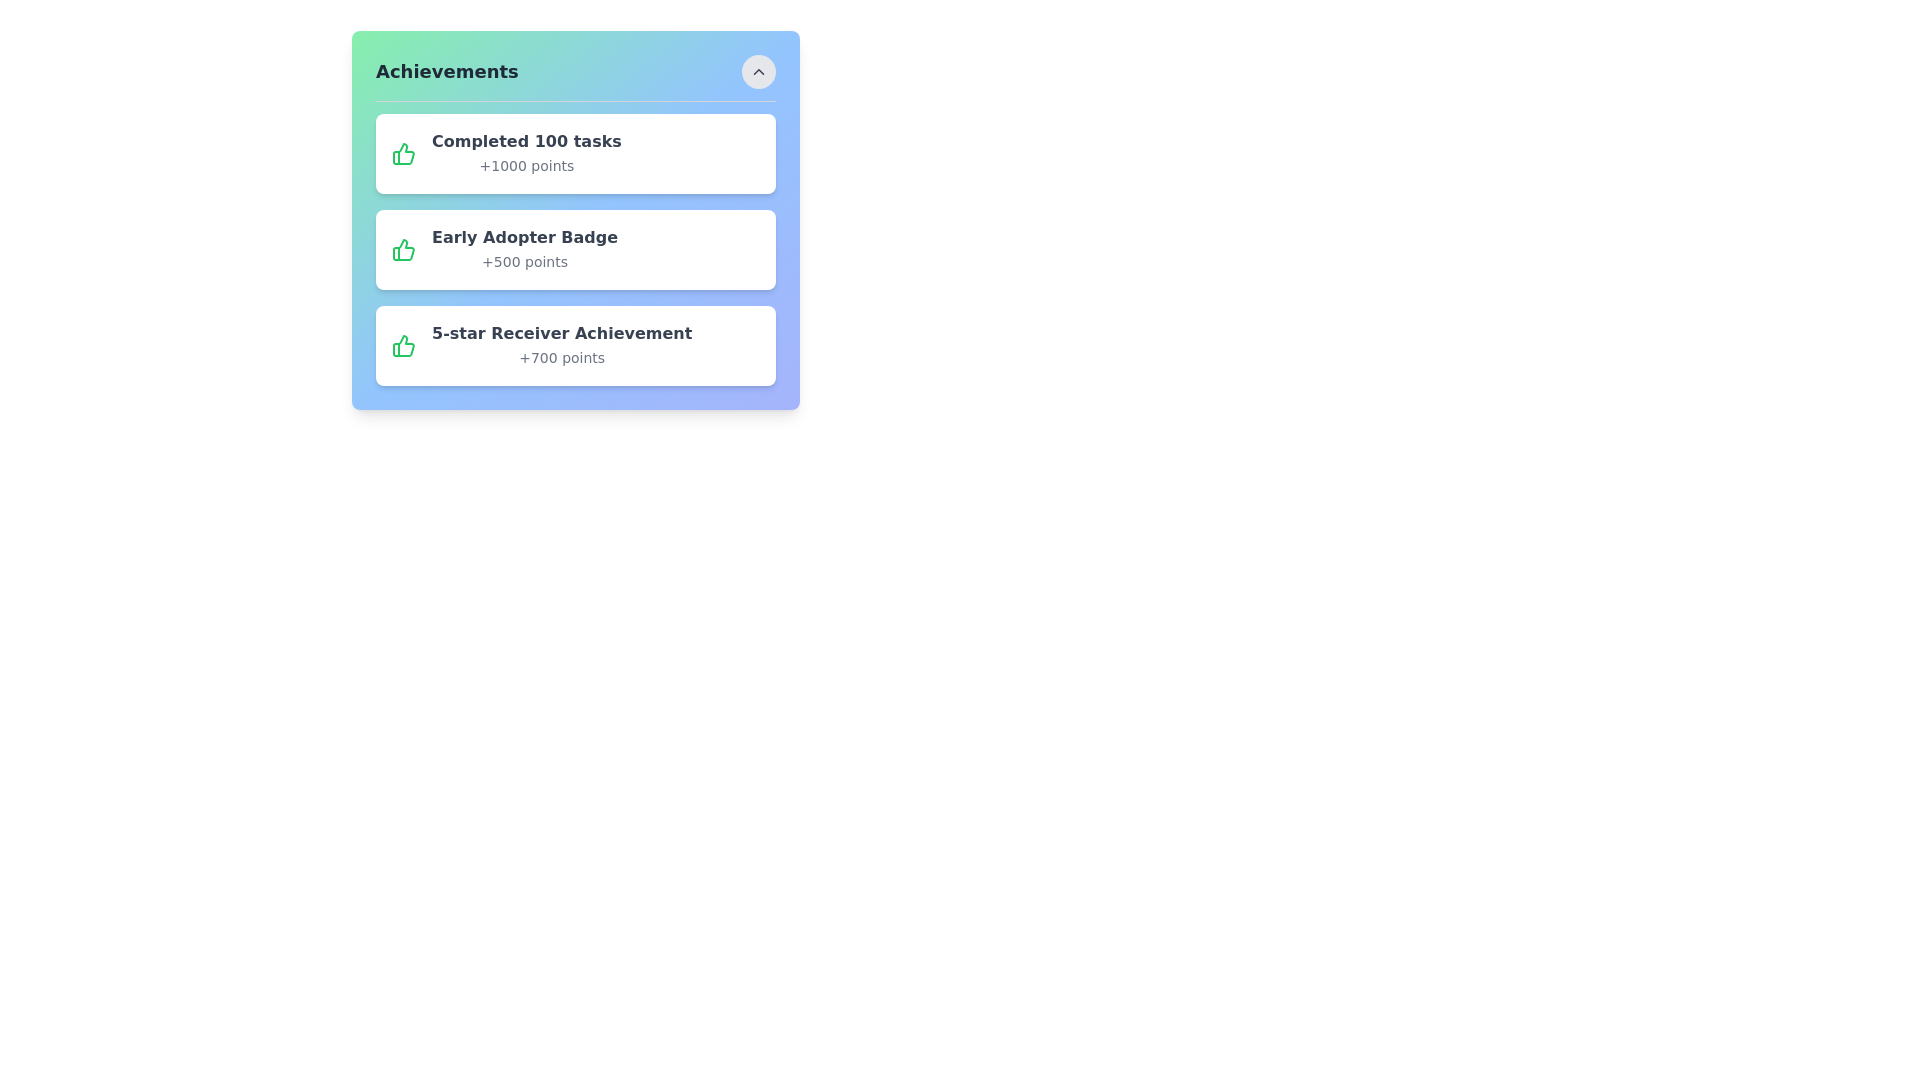 Image resolution: width=1920 pixels, height=1080 pixels. I want to click on the green thumbs-up icon, which is the second in a vertically stacked list, to interact with it, so click(402, 249).